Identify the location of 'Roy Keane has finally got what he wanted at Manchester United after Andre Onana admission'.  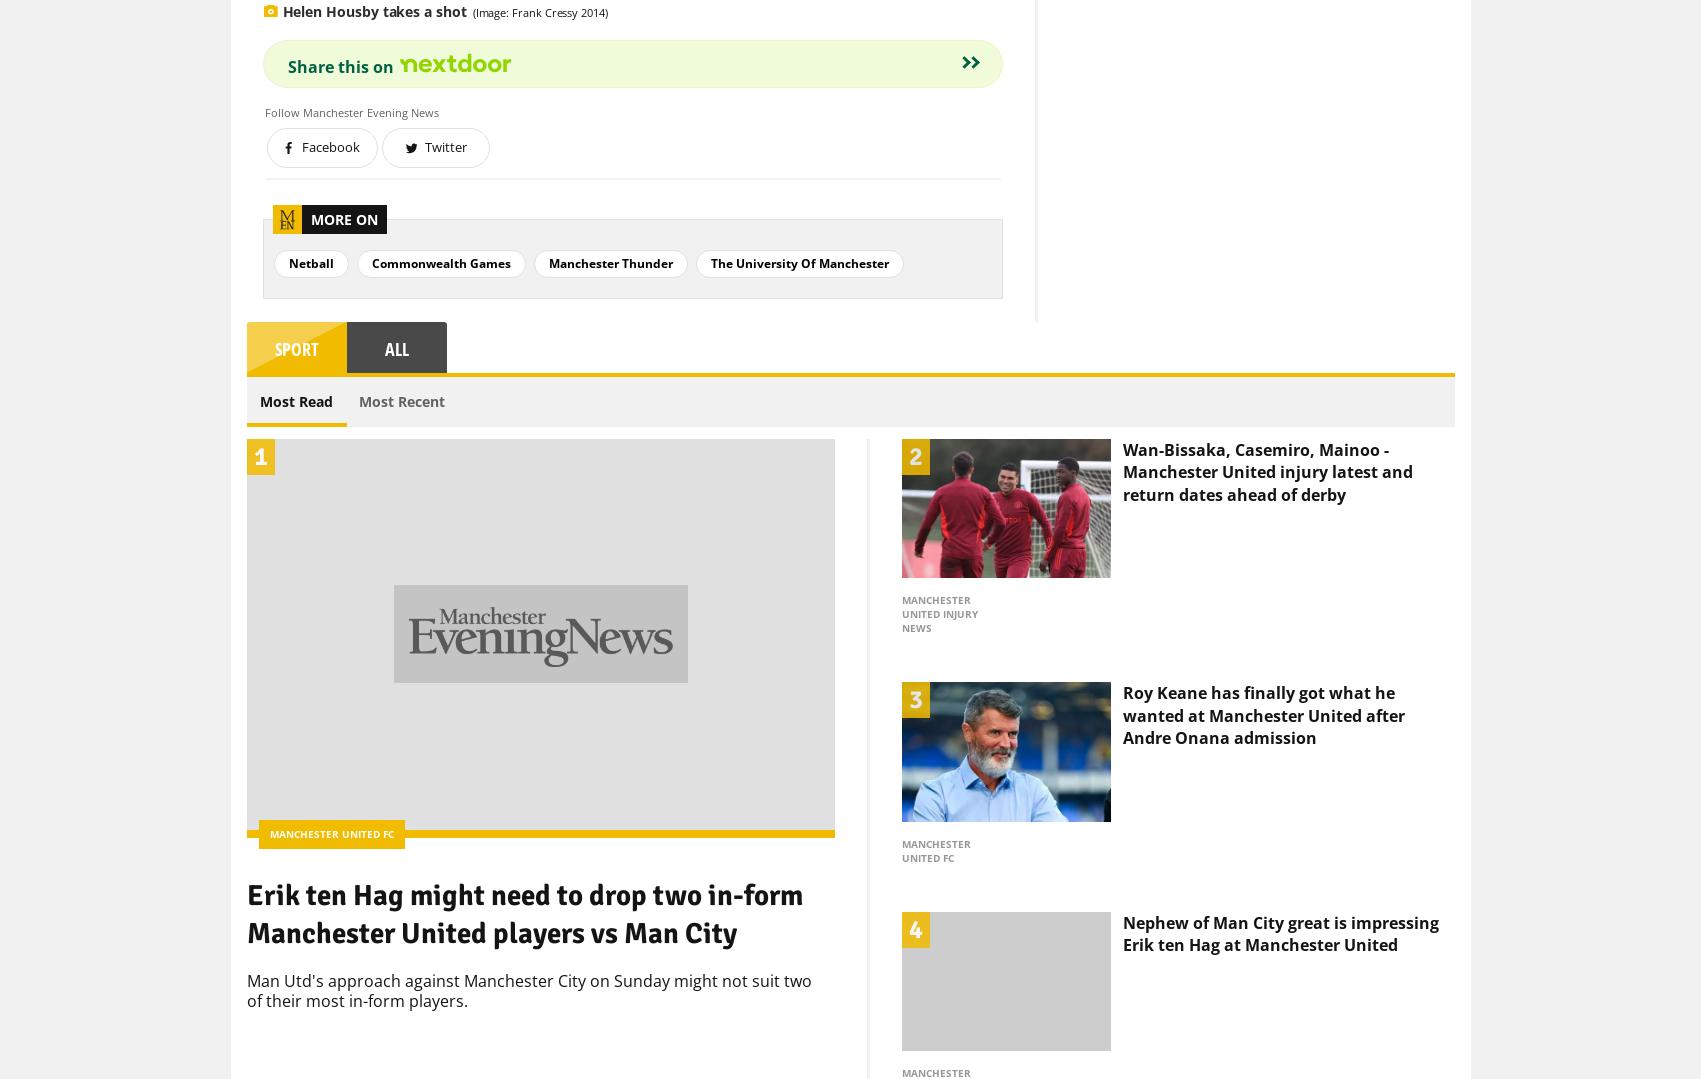
(1262, 682).